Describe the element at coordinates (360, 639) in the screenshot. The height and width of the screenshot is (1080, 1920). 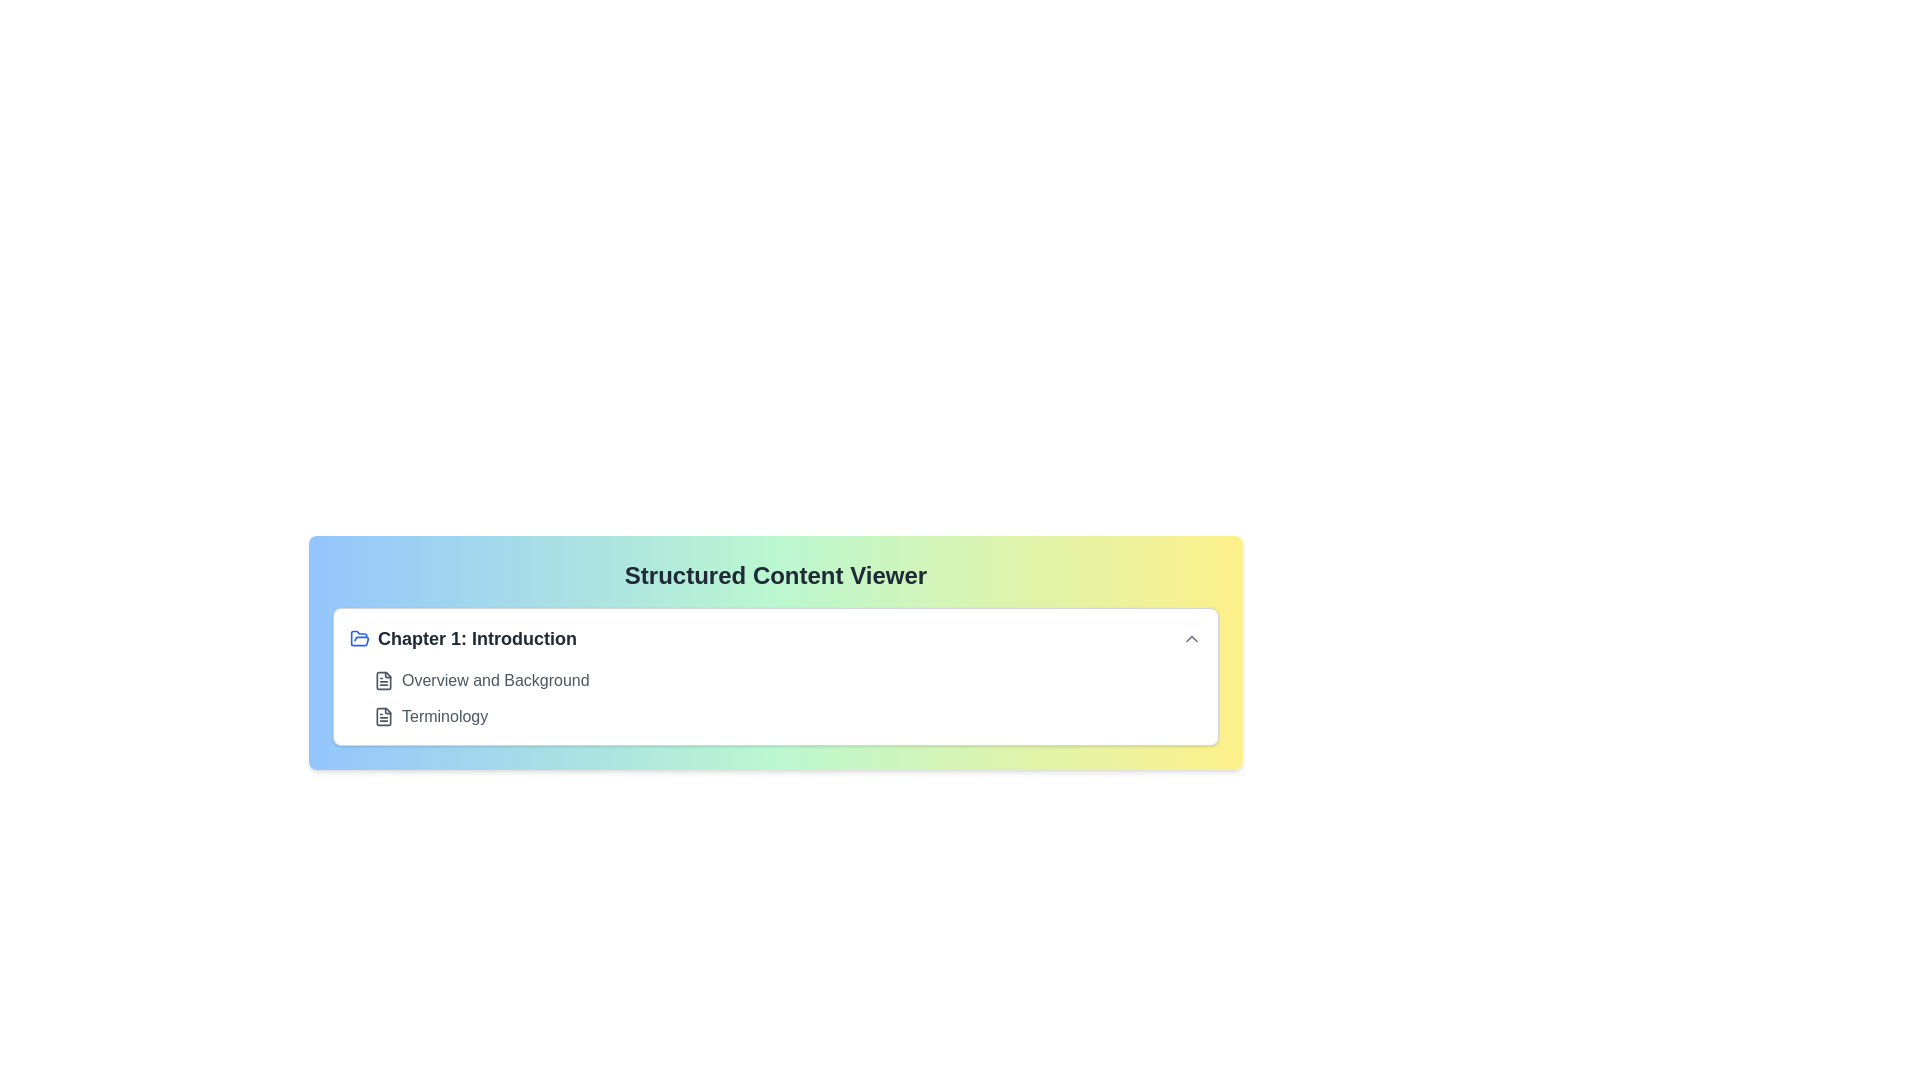
I see `the small folder icon with a blue outline located next to the text block titled 'Chapter 1: Introduction' in the header of a content section` at that location.